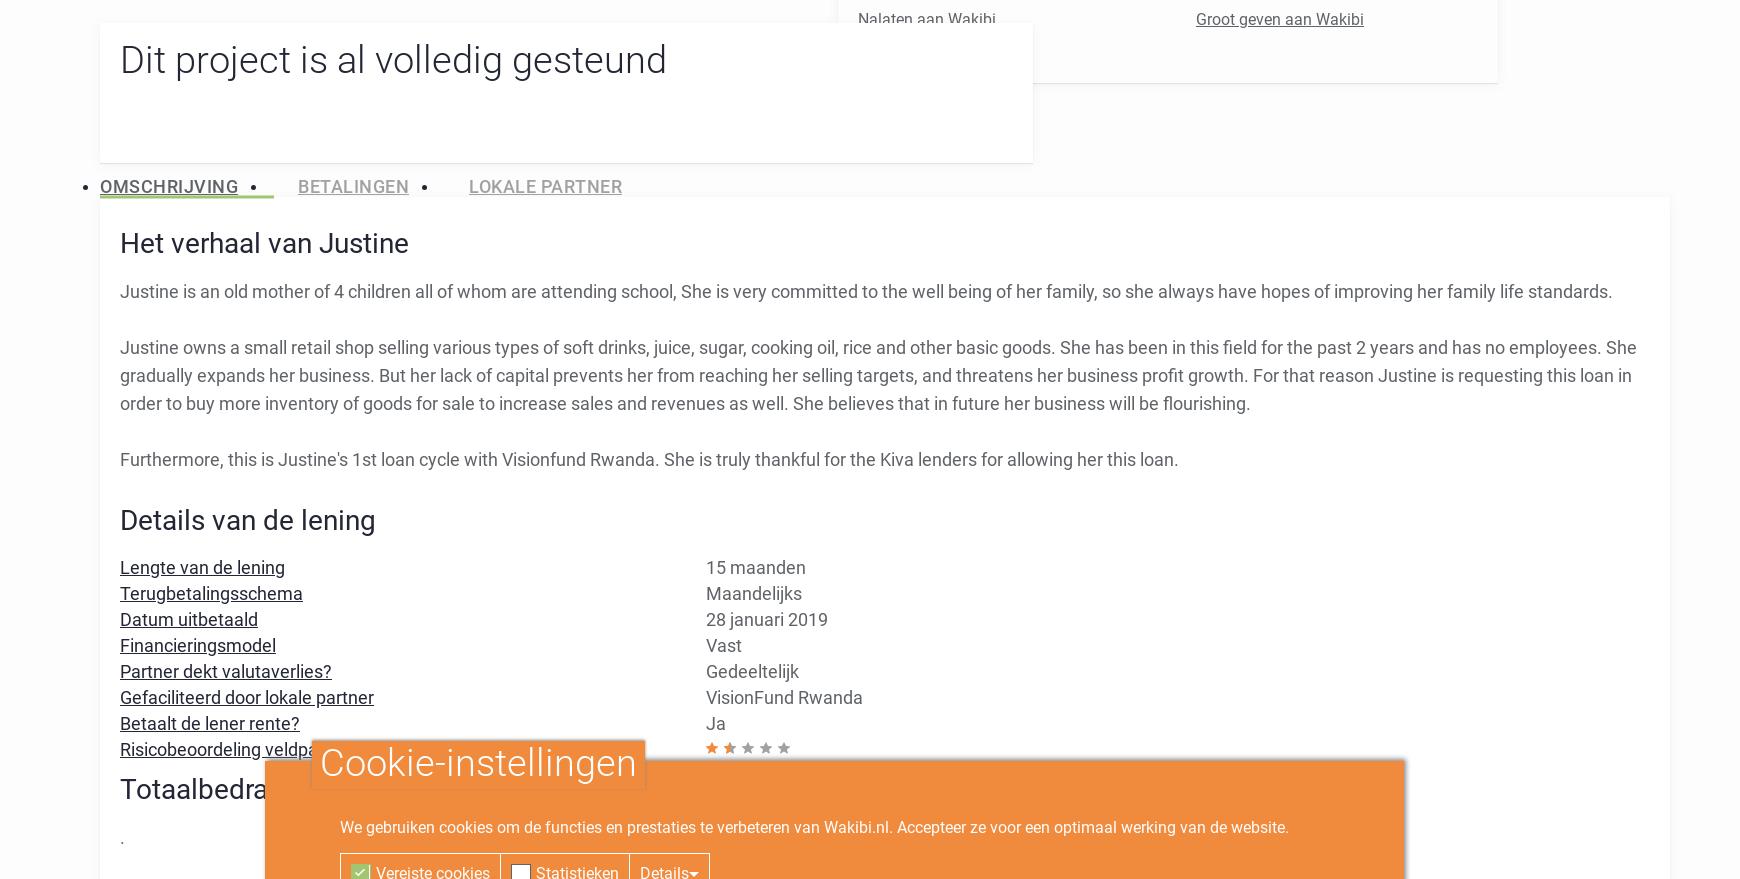 This screenshot has height=879, width=1740. I want to click on 'Cookie-instellingen', so click(477, 762).